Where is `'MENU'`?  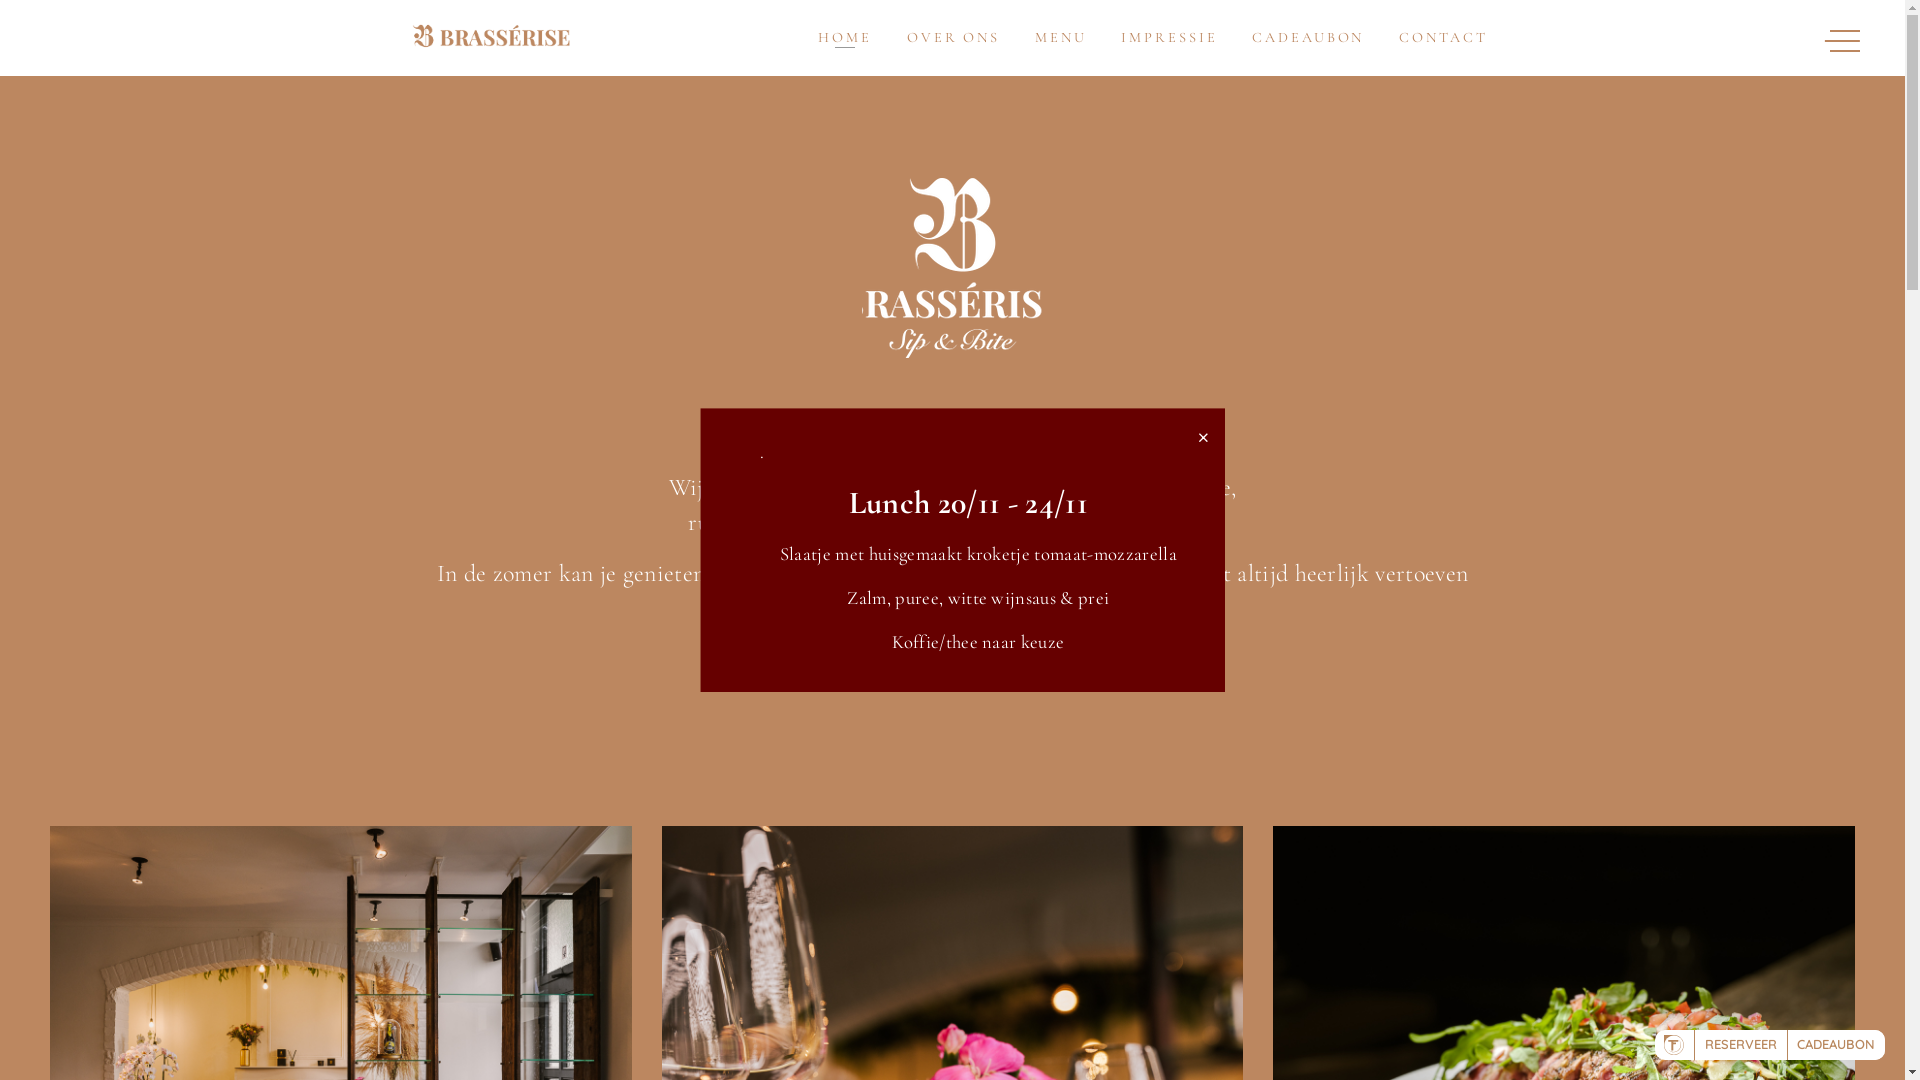 'MENU' is located at coordinates (1059, 38).